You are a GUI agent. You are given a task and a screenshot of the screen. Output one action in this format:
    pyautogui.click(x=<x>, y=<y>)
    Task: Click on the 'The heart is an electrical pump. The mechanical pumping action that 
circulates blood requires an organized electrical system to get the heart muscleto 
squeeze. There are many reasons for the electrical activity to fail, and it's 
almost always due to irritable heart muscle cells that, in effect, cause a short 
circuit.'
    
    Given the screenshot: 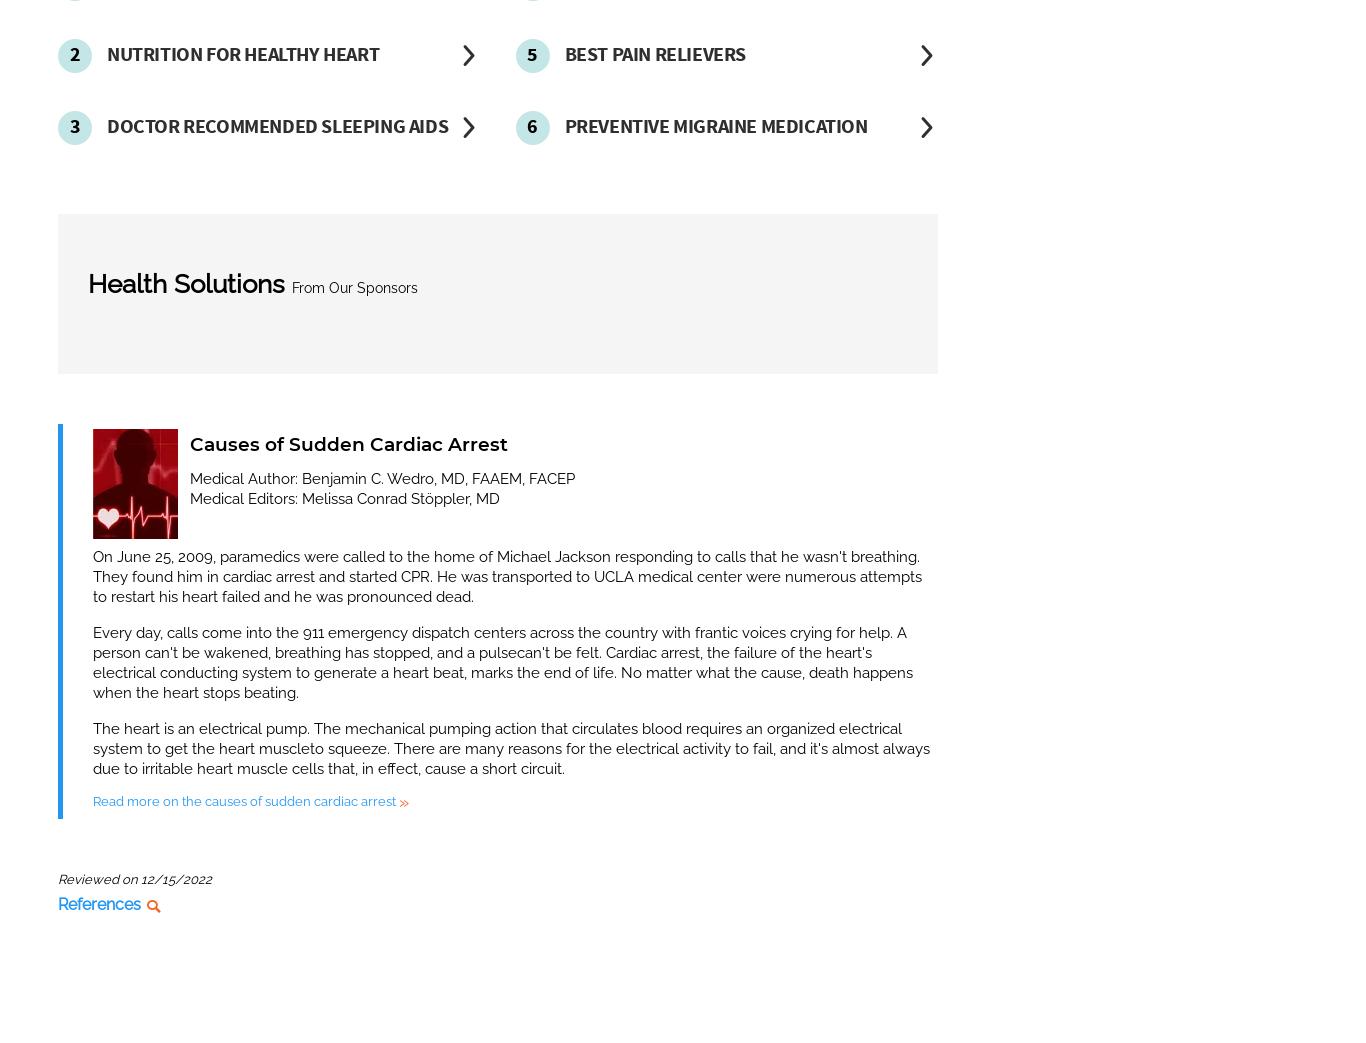 What is the action you would take?
    pyautogui.click(x=511, y=747)
    